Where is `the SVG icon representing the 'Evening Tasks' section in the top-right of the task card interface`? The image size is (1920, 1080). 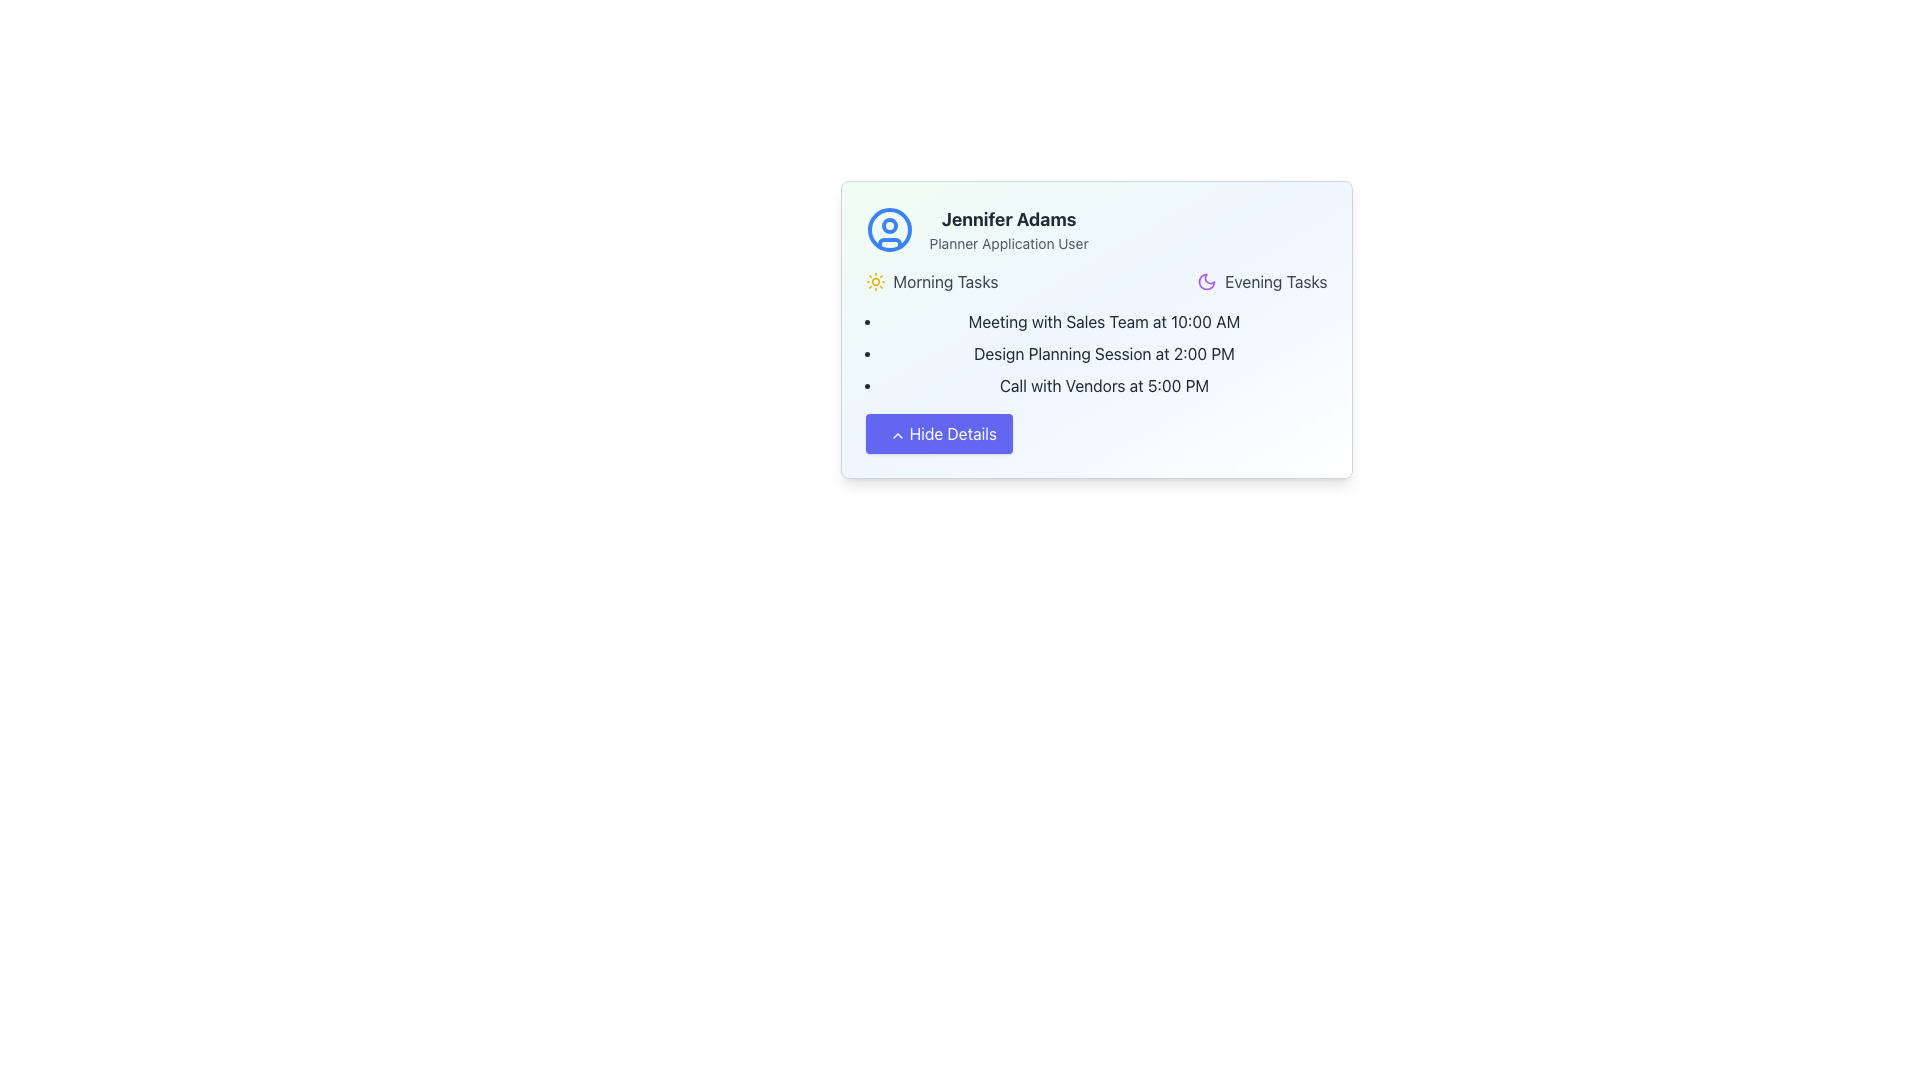
the SVG icon representing the 'Evening Tasks' section in the top-right of the task card interface is located at coordinates (1206, 281).